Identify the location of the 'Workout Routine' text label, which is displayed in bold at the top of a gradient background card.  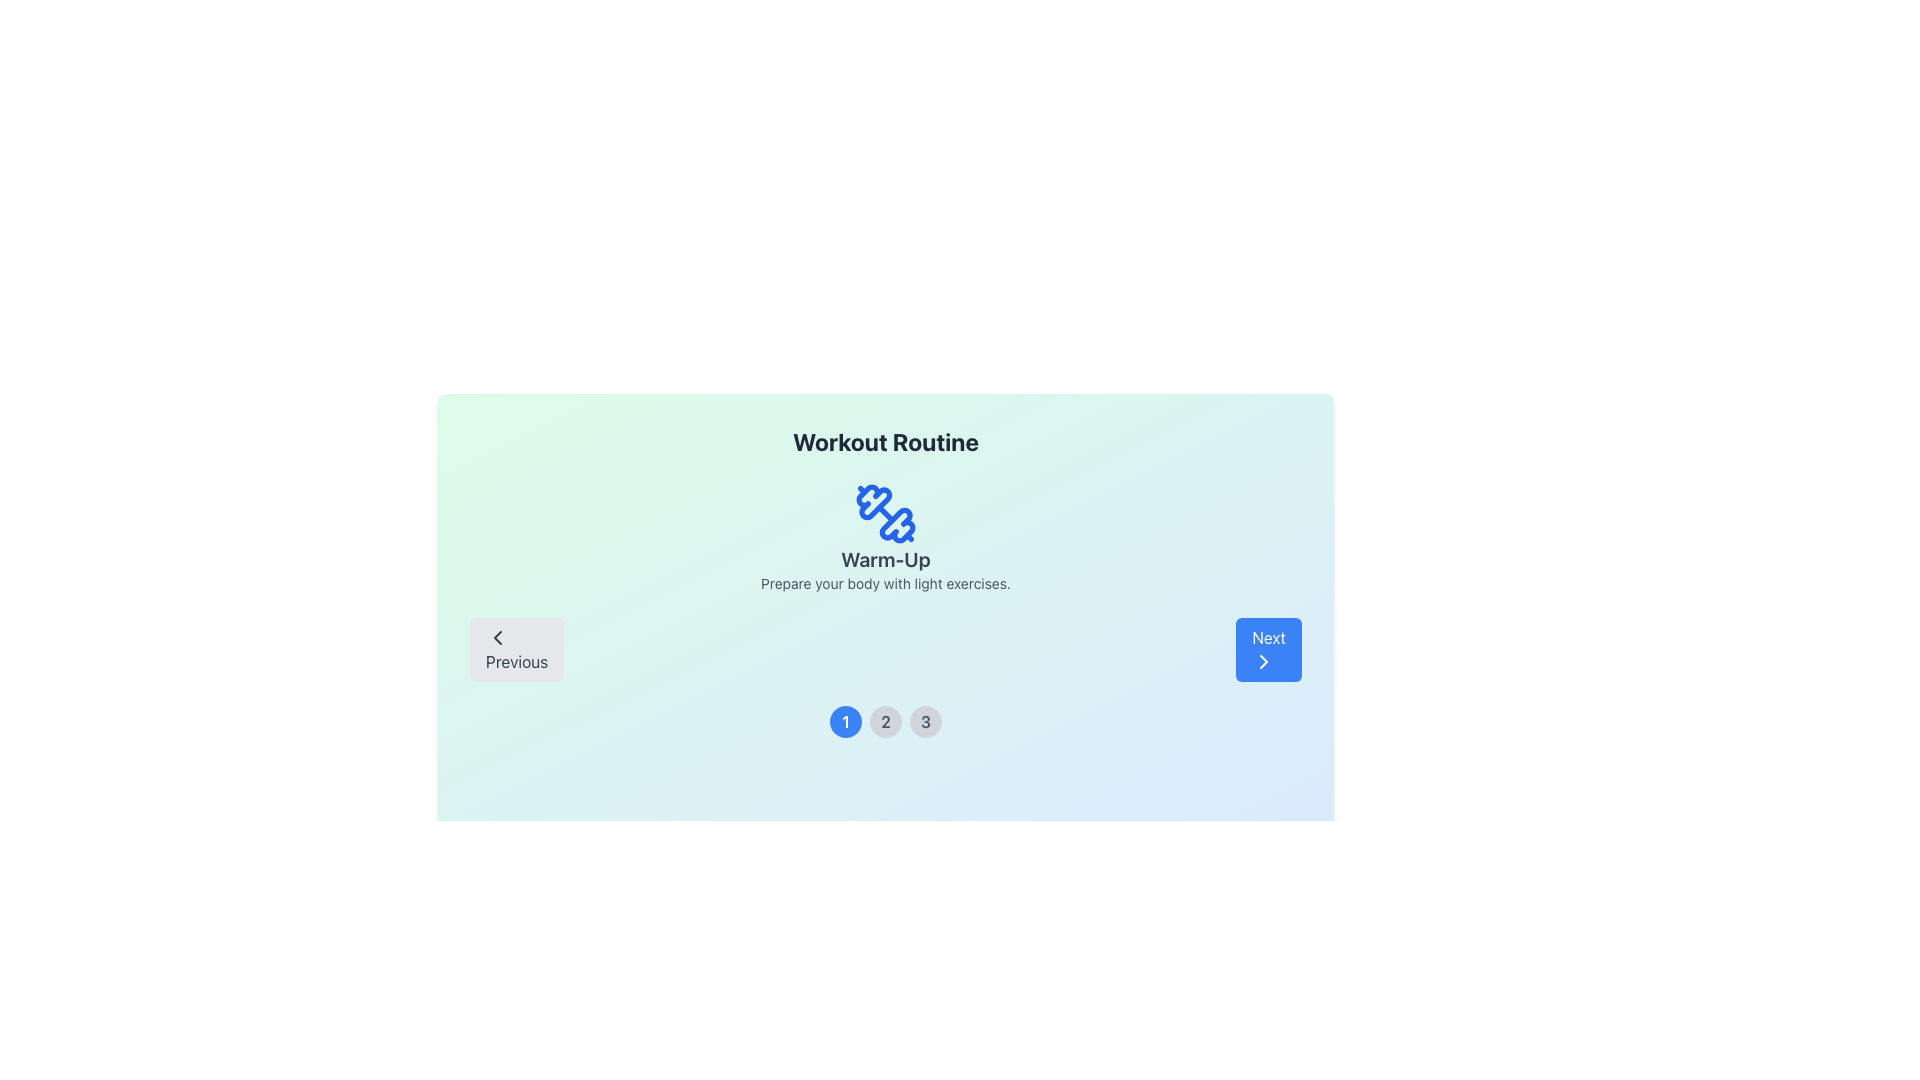
(885, 441).